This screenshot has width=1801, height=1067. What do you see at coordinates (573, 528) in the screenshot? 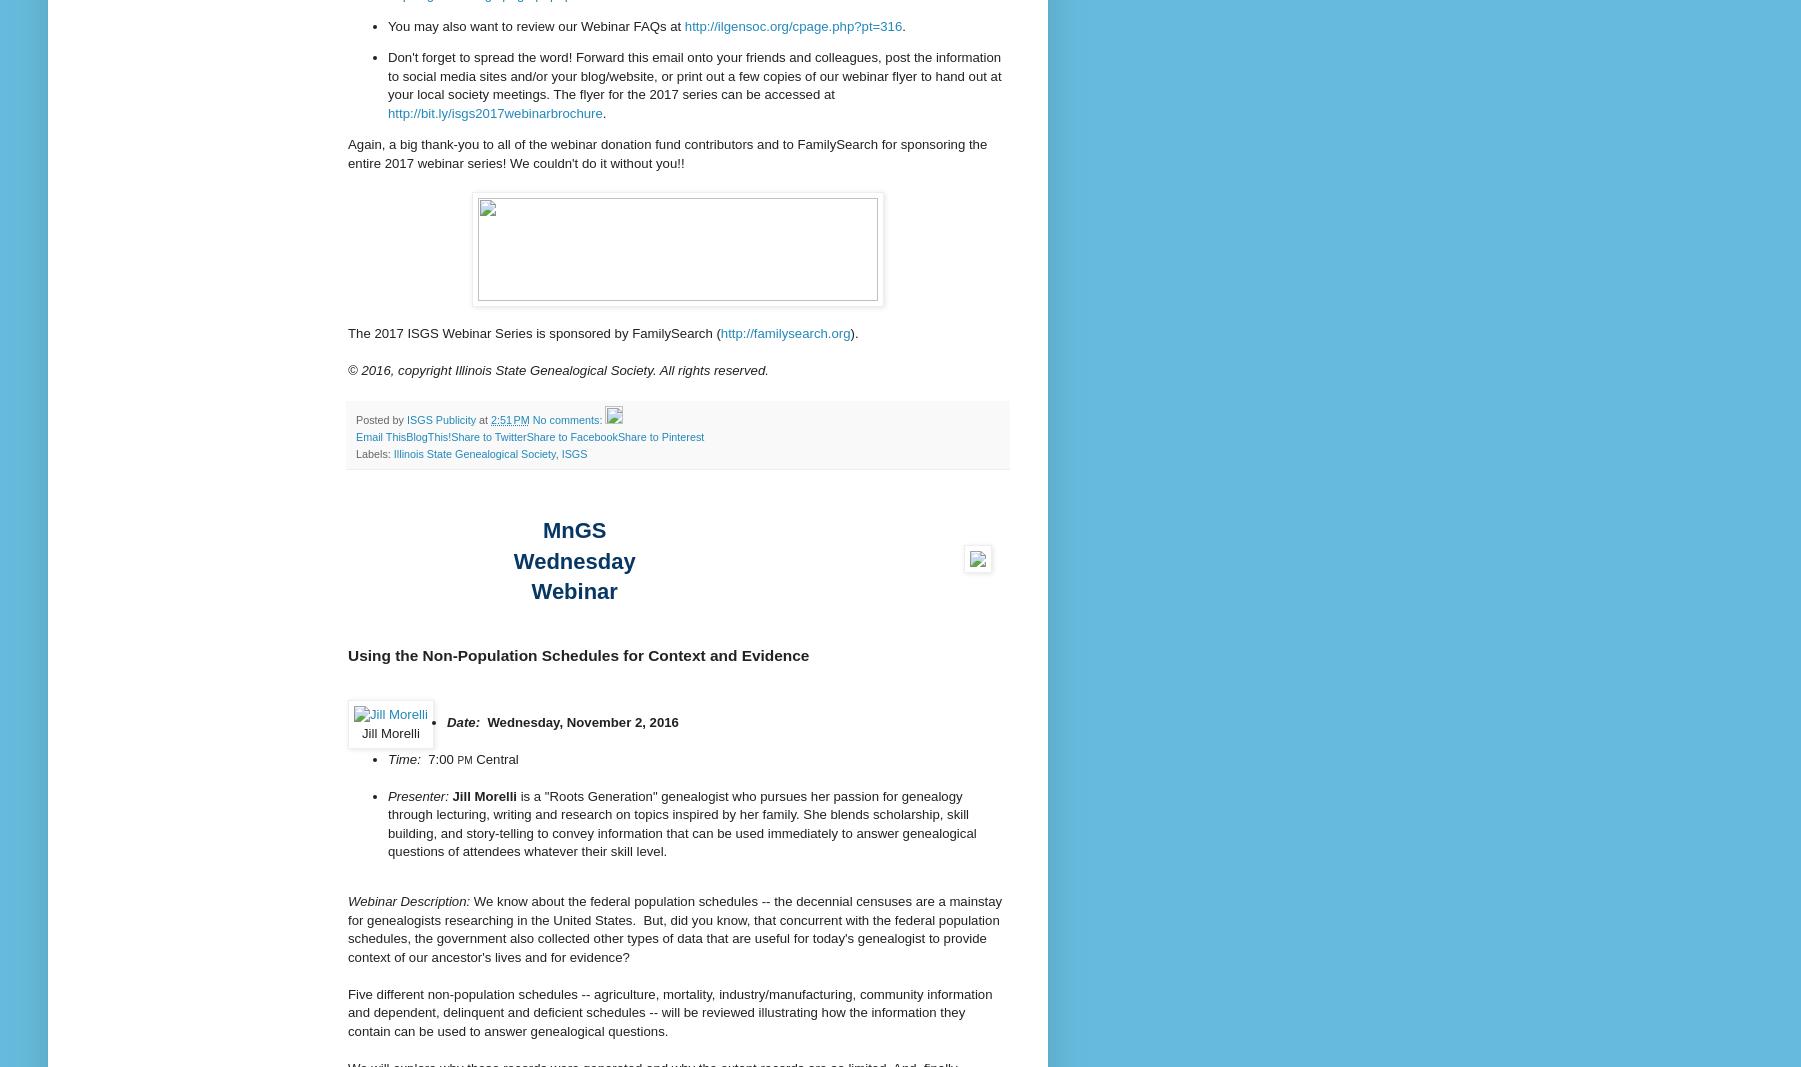
I see `'MnGS'` at bounding box center [573, 528].